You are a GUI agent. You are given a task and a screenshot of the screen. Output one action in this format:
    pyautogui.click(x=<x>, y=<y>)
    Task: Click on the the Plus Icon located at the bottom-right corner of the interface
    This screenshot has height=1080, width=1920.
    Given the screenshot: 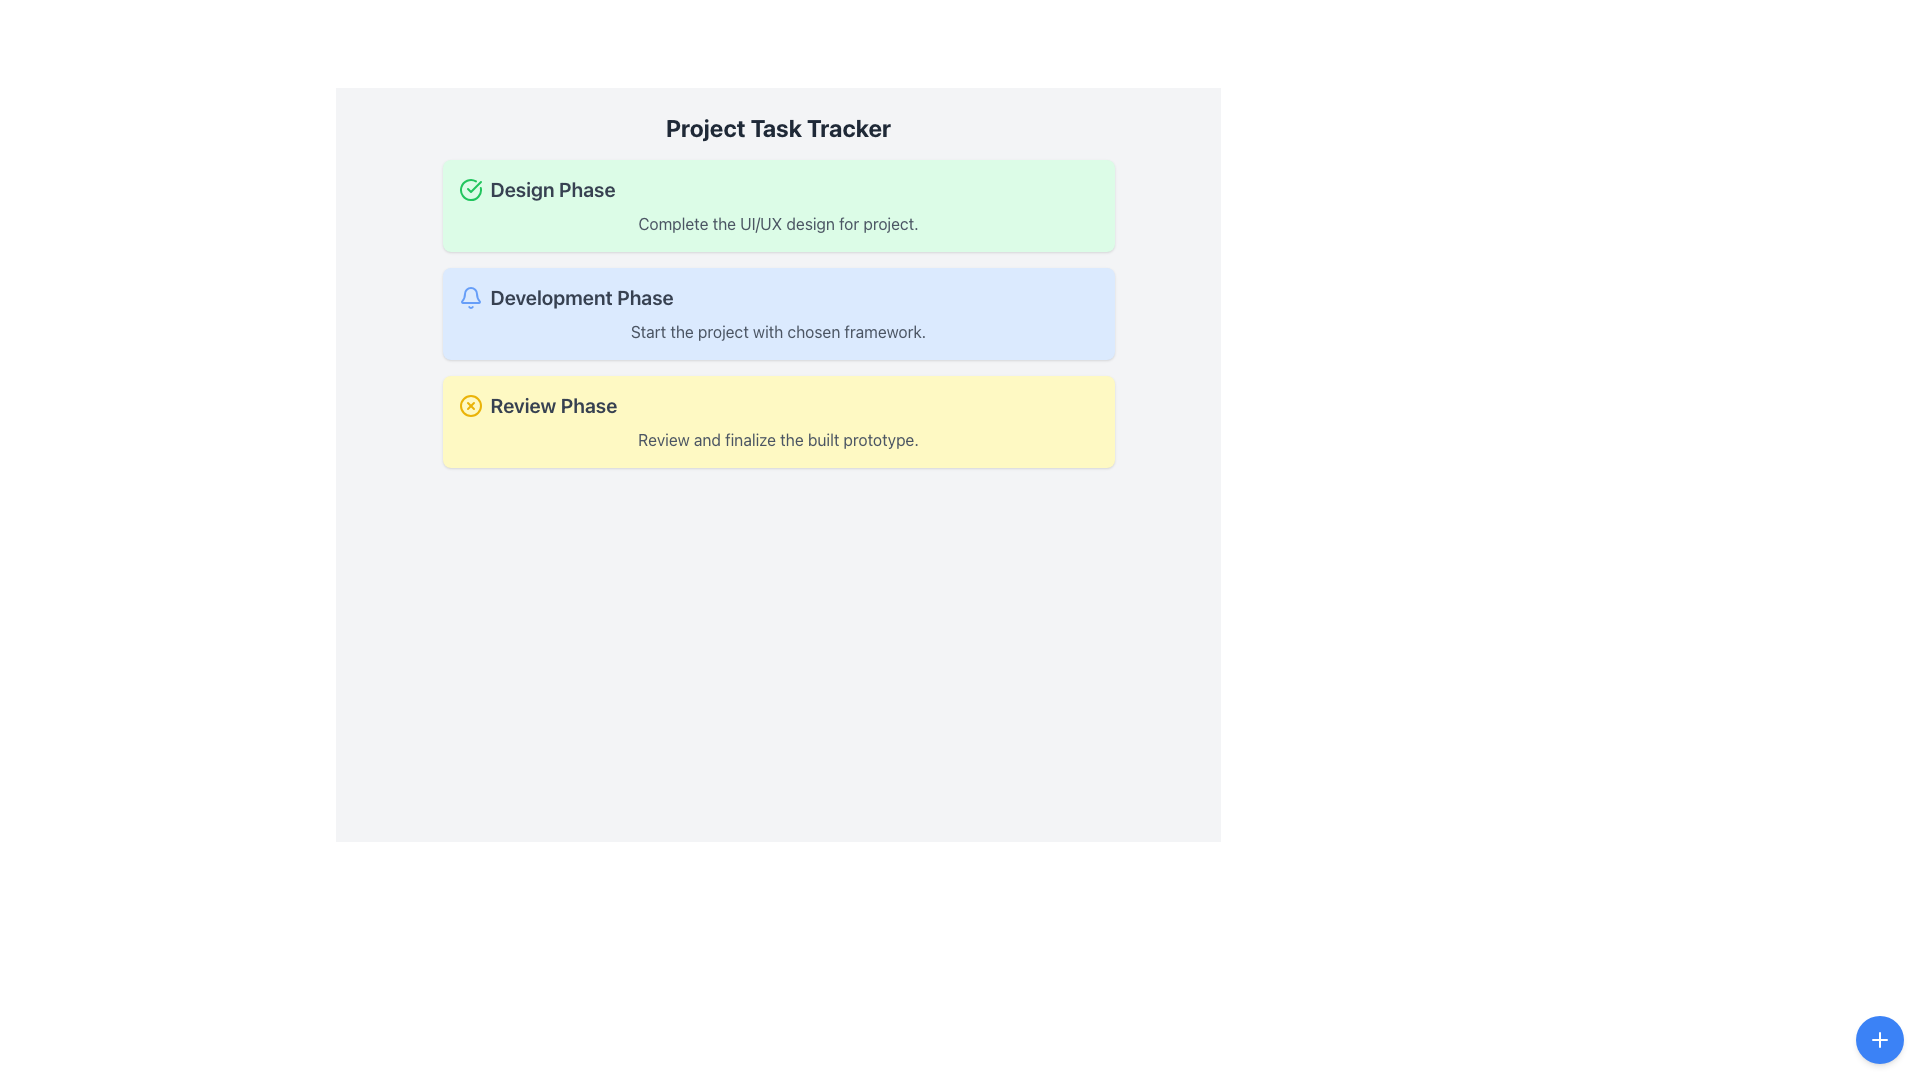 What is the action you would take?
    pyautogui.click(x=1879, y=1039)
    